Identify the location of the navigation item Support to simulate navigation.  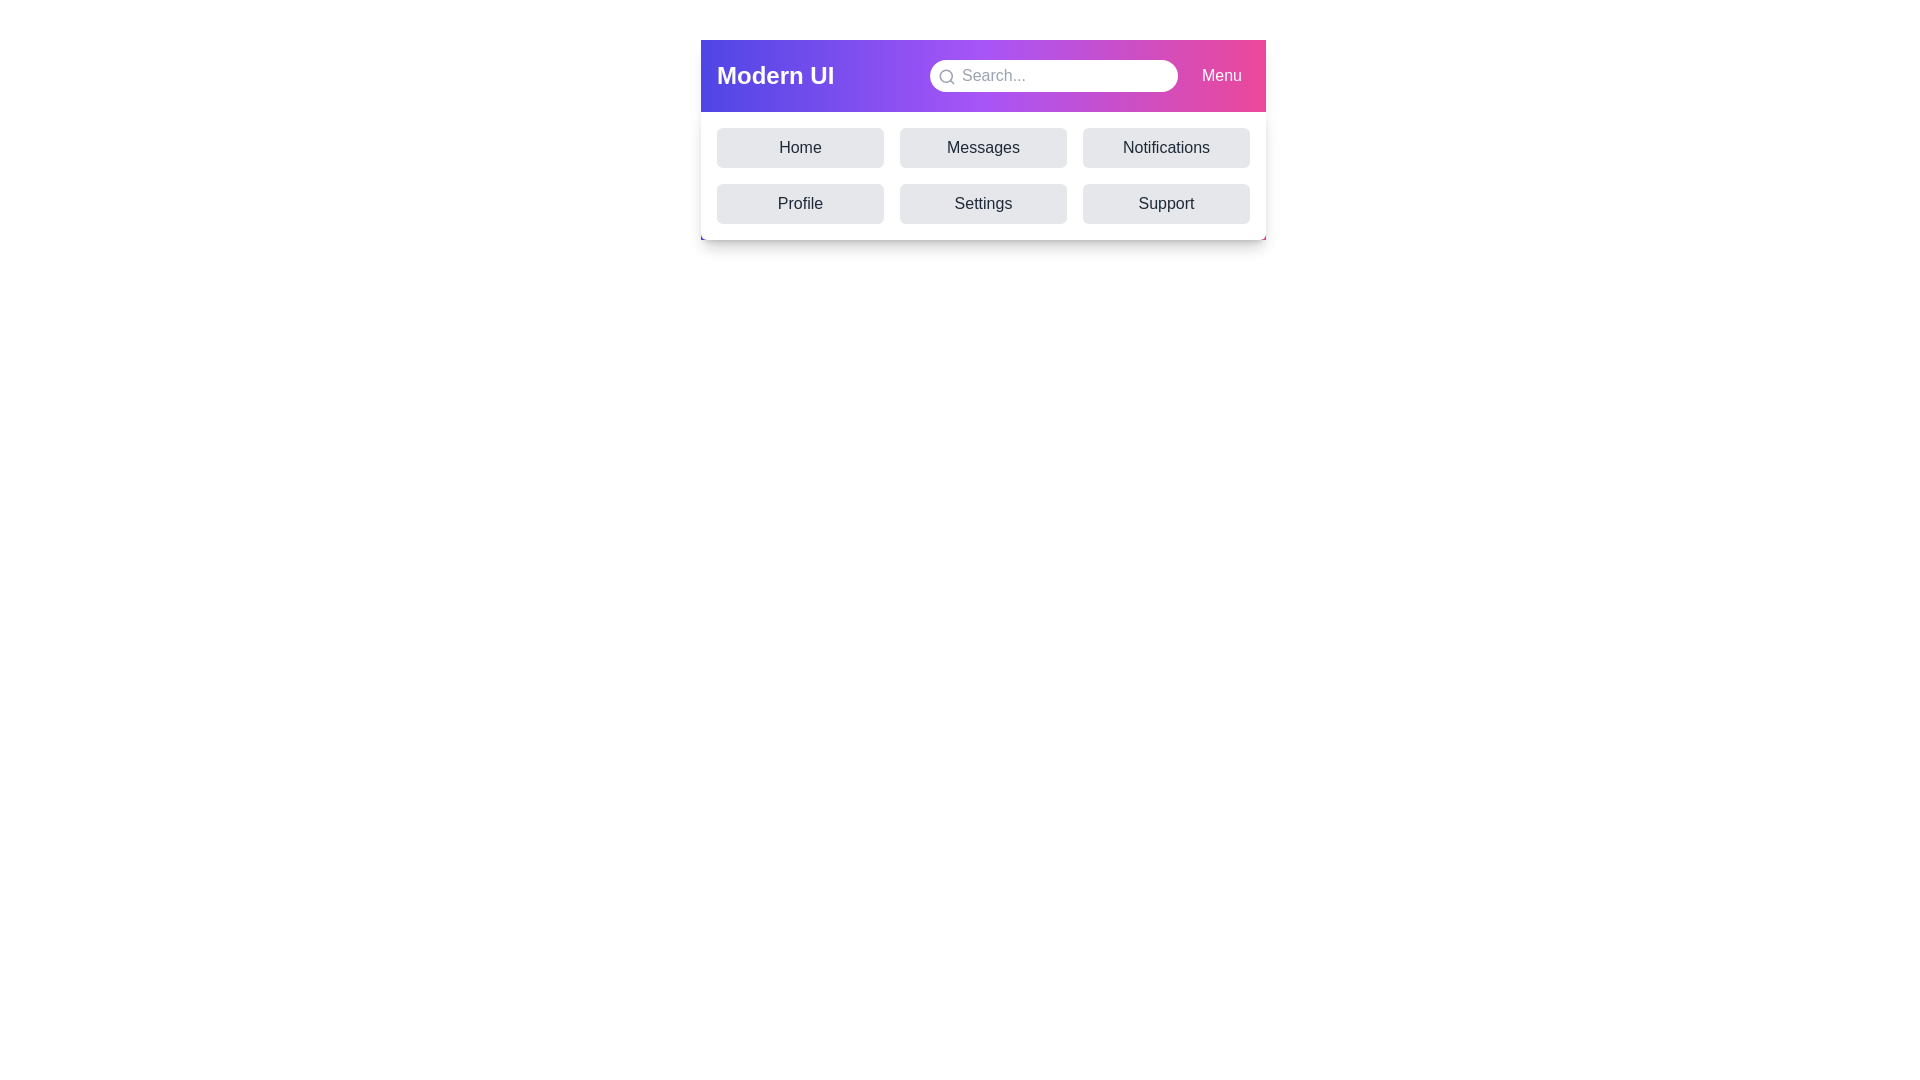
(1166, 204).